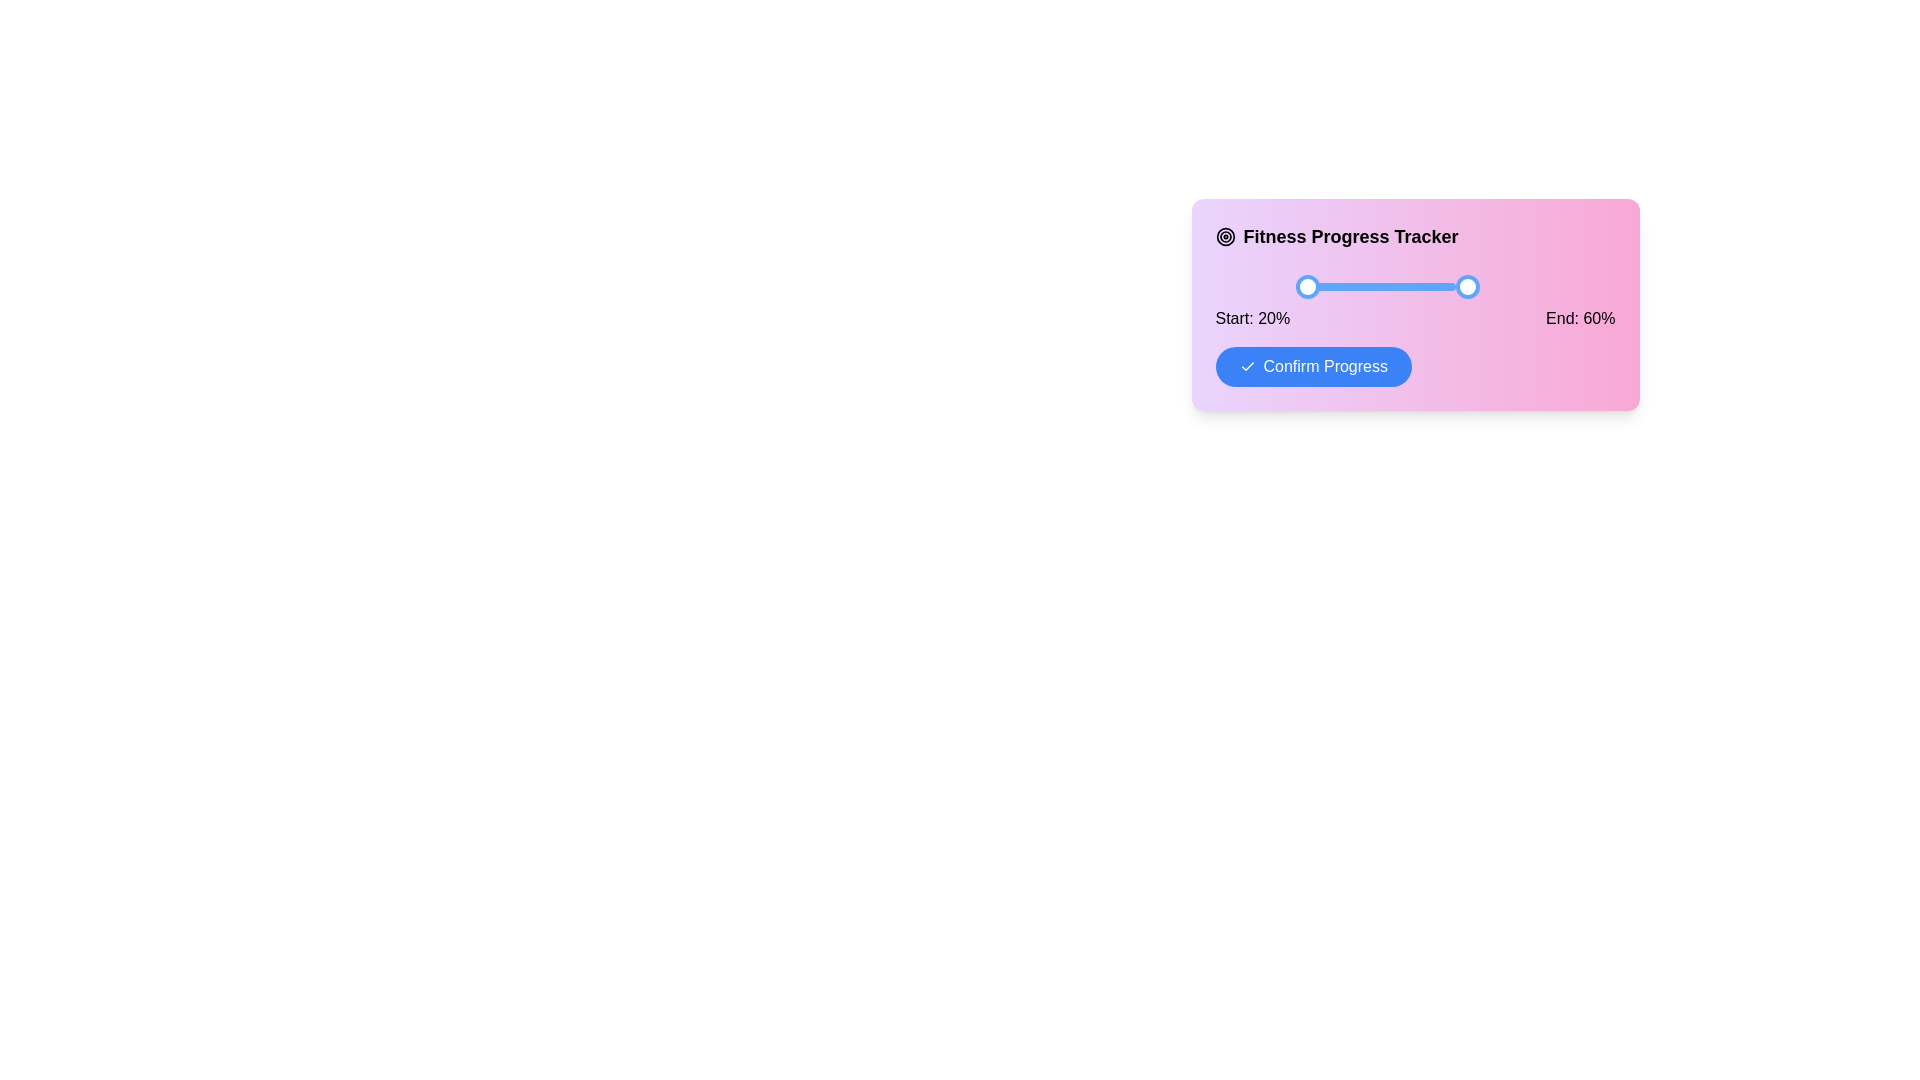 This screenshot has width=1920, height=1080. What do you see at coordinates (1295, 286) in the screenshot?
I see `the slider` at bounding box center [1295, 286].